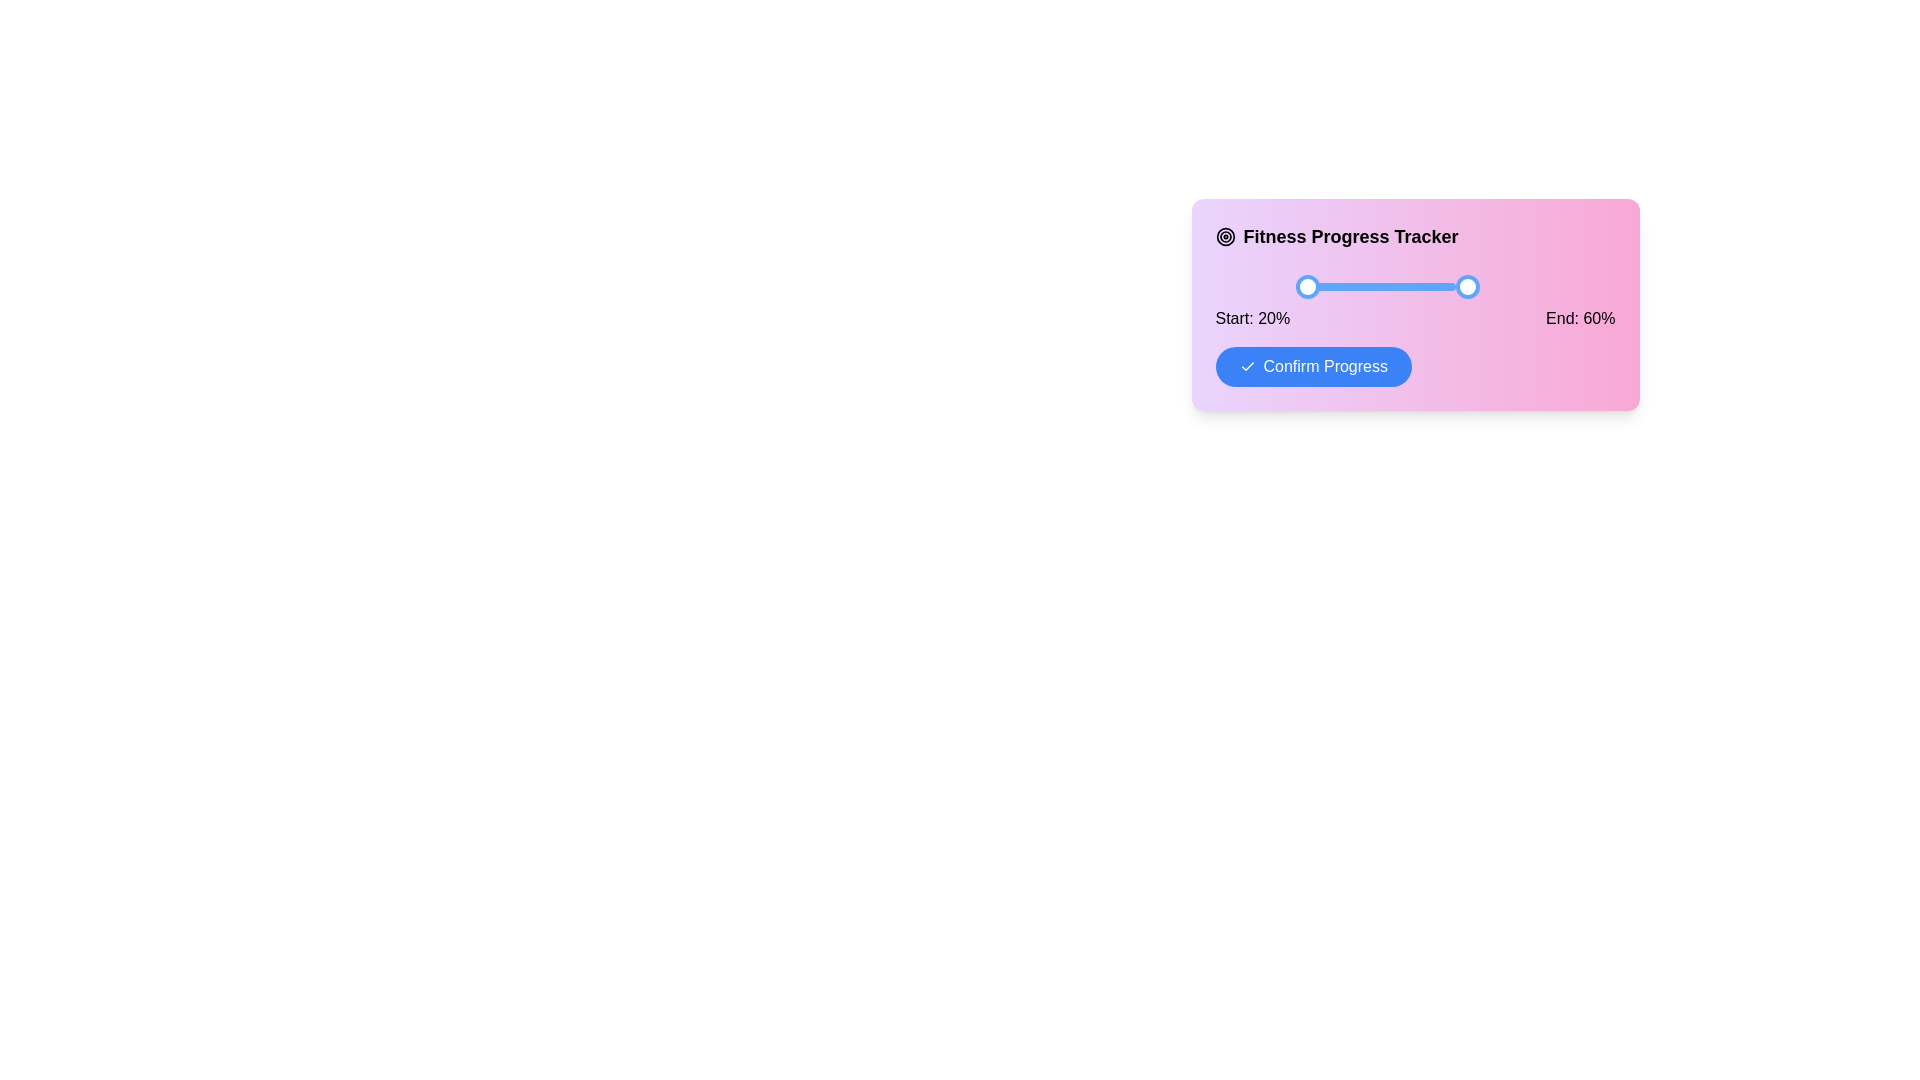 This screenshot has width=1920, height=1080. What do you see at coordinates (1295, 286) in the screenshot?
I see `the slider` at bounding box center [1295, 286].